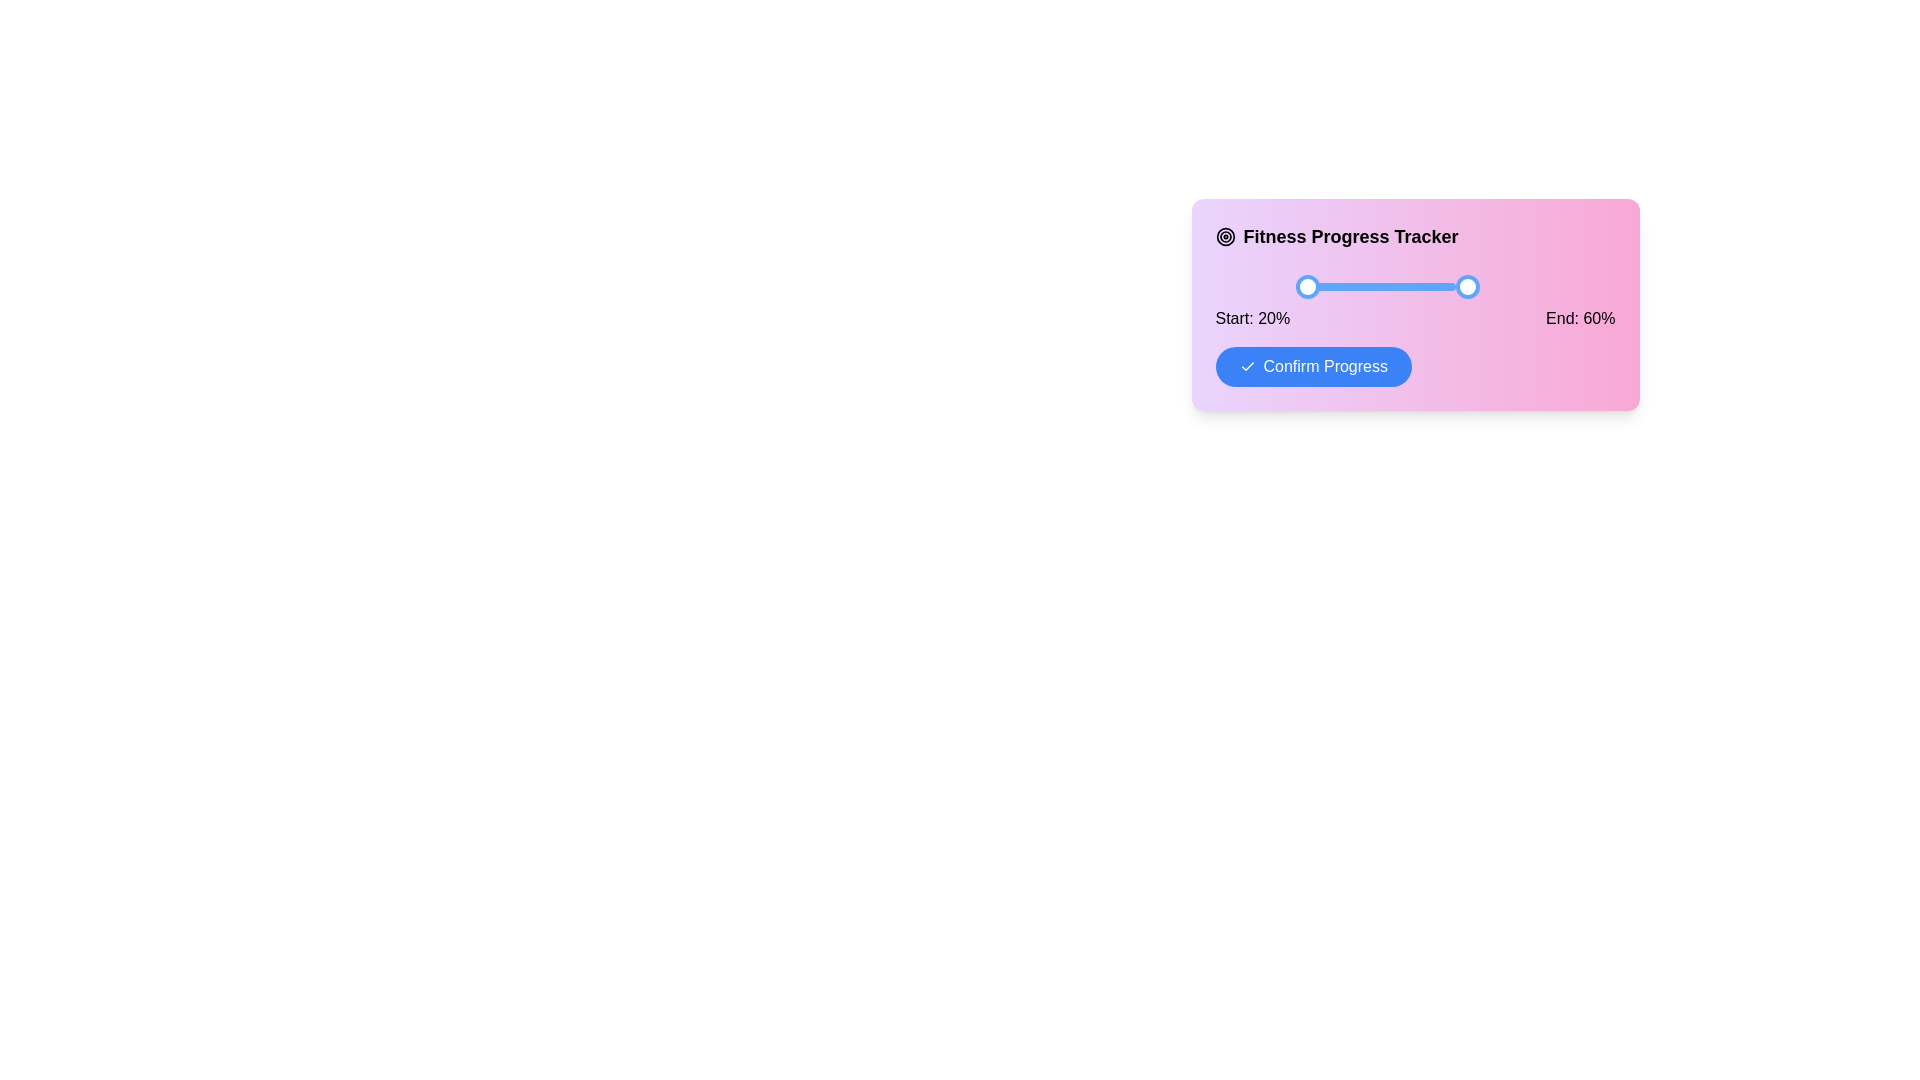 This screenshot has width=1920, height=1080. What do you see at coordinates (1295, 286) in the screenshot?
I see `the slider` at bounding box center [1295, 286].